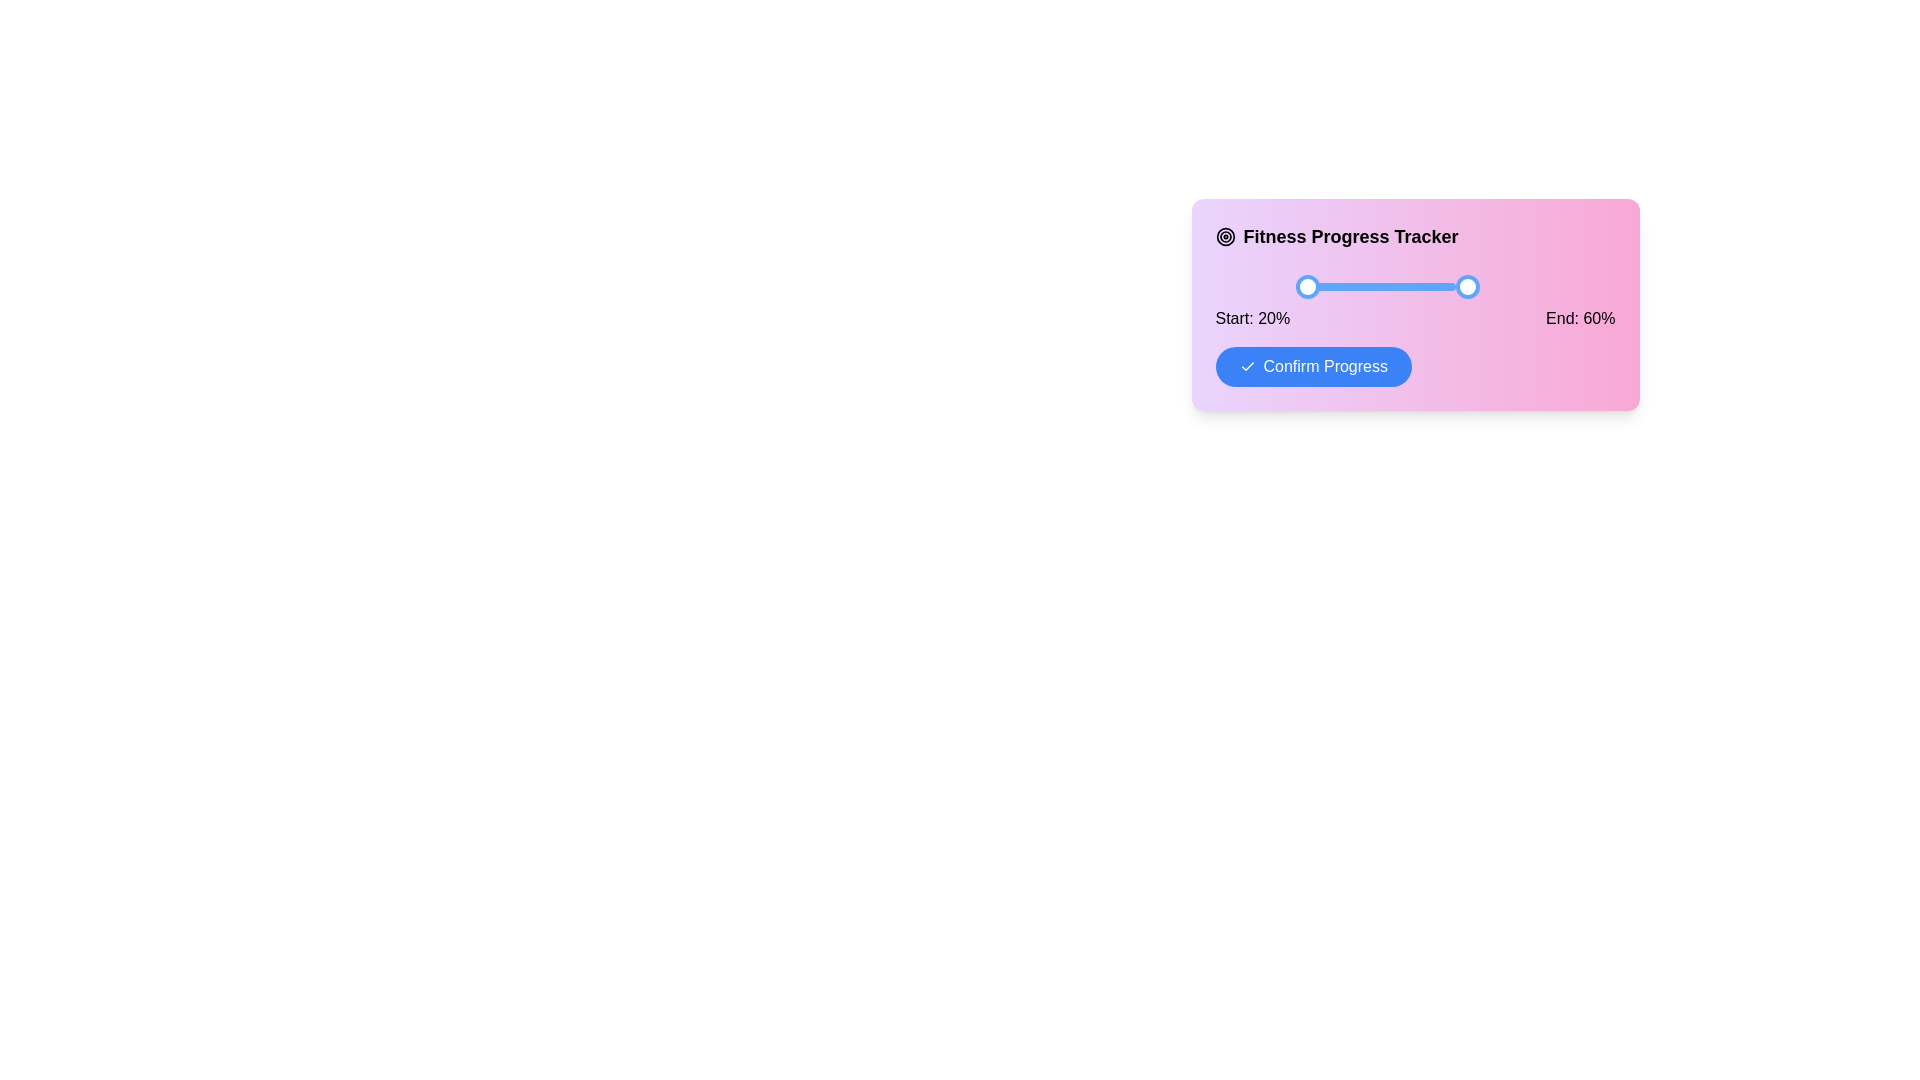 This screenshot has width=1920, height=1080. What do you see at coordinates (1295, 286) in the screenshot?
I see `the slider` at bounding box center [1295, 286].